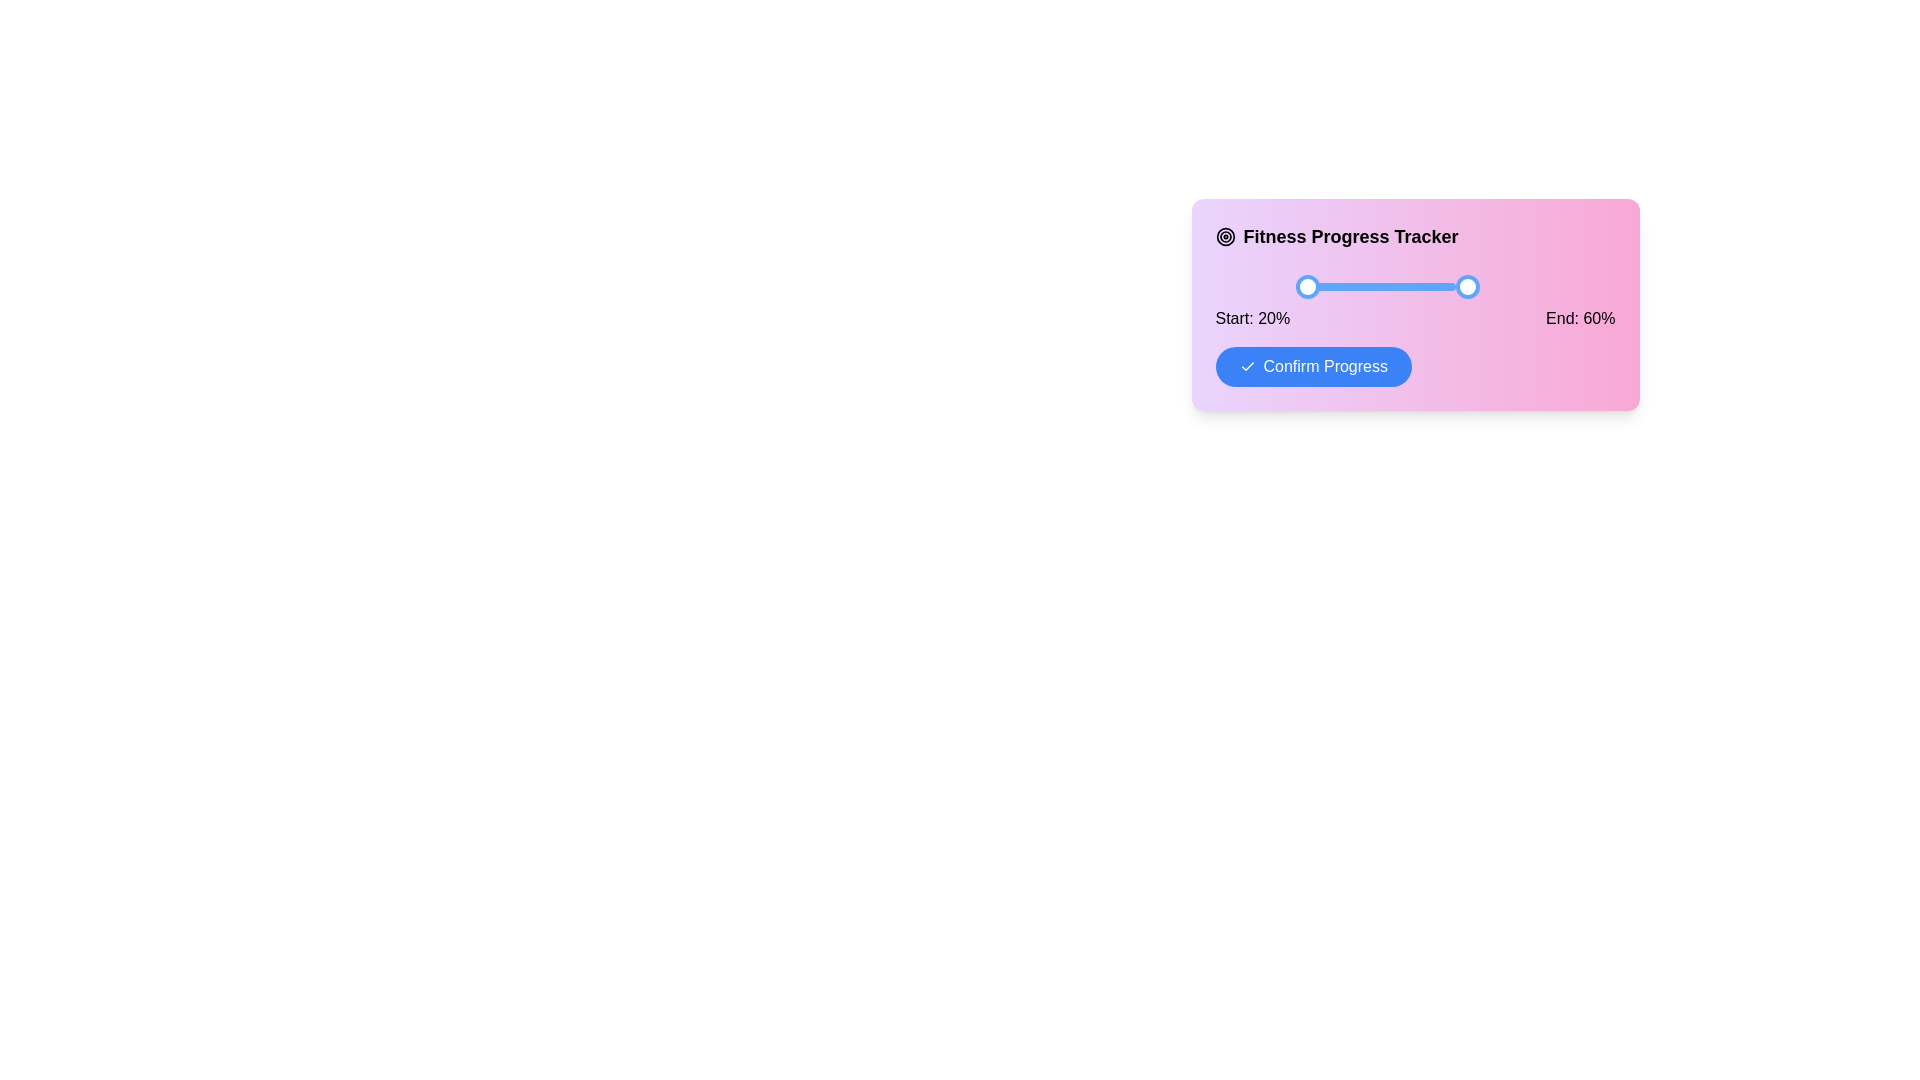 This screenshot has width=1920, height=1080. What do you see at coordinates (1295, 286) in the screenshot?
I see `the slider` at bounding box center [1295, 286].